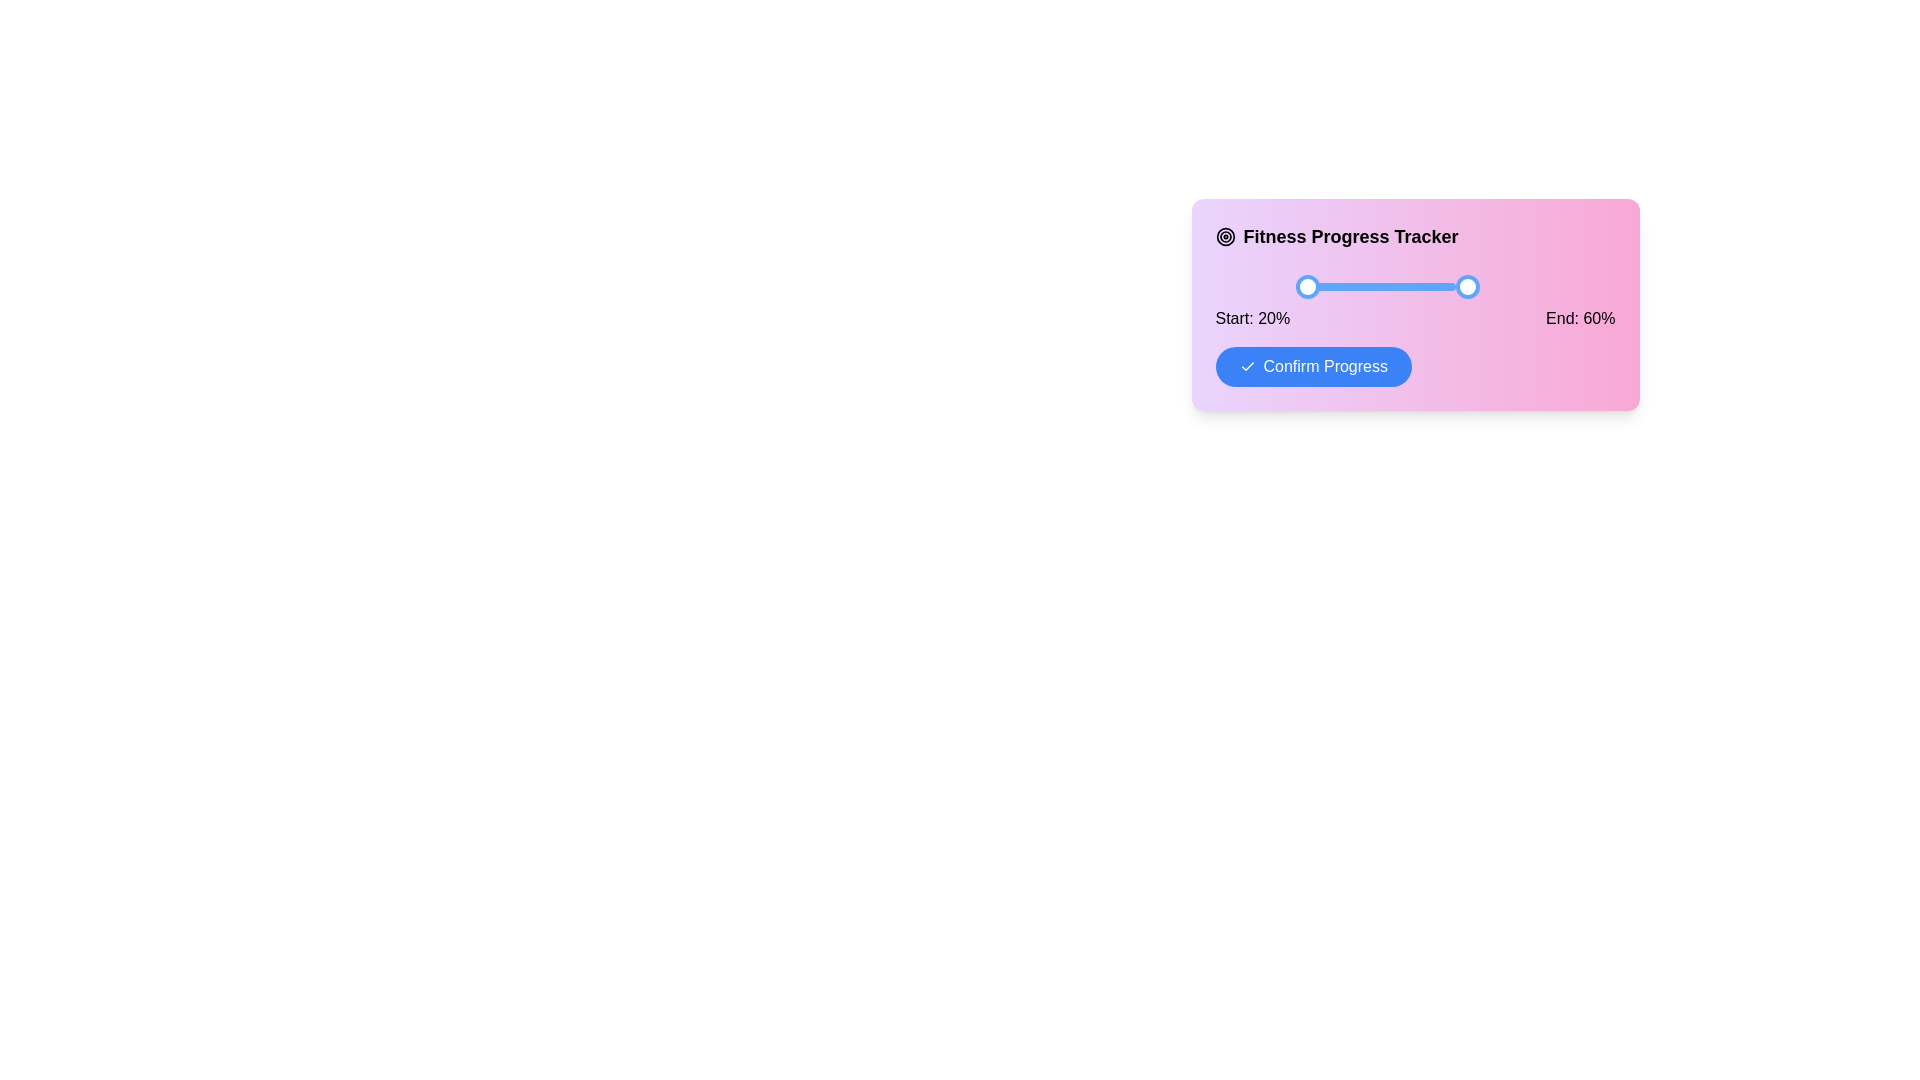 This screenshot has width=1920, height=1080. What do you see at coordinates (1295, 286) in the screenshot?
I see `the slider` at bounding box center [1295, 286].